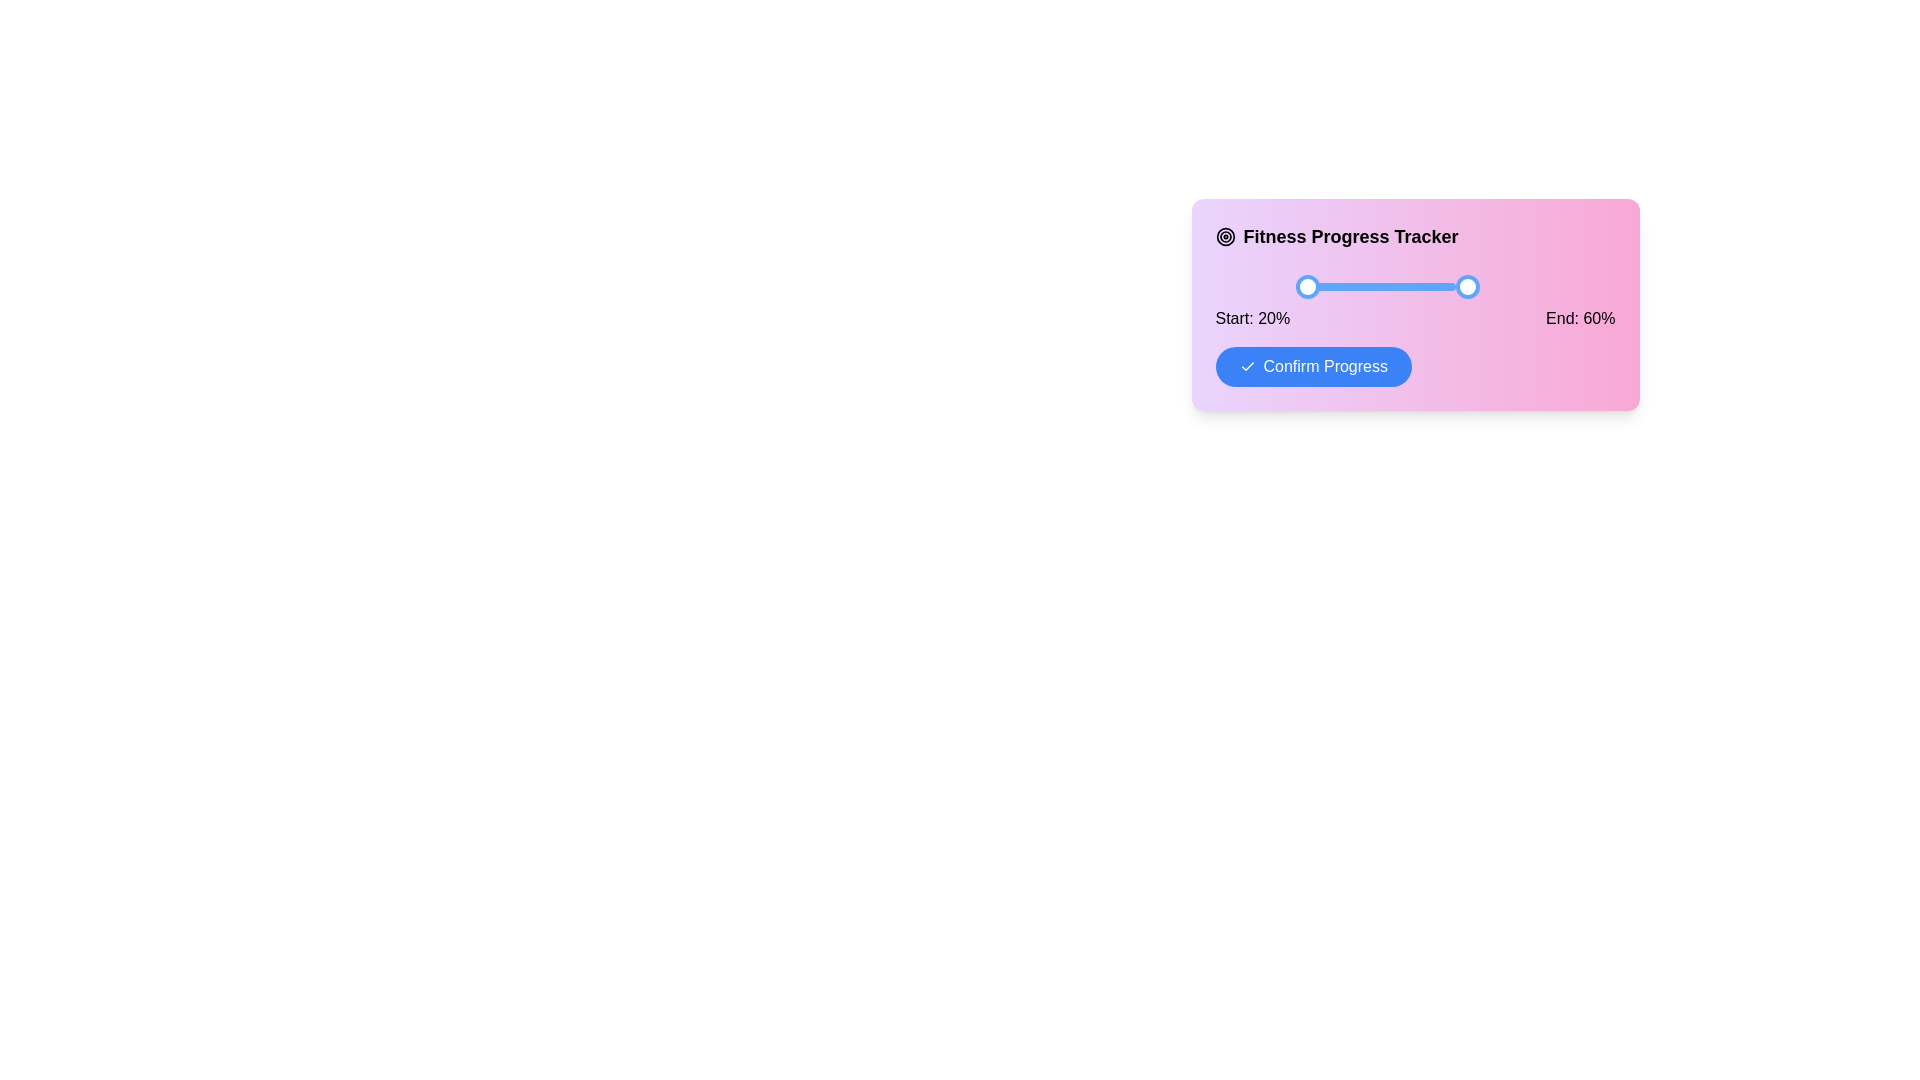 This screenshot has width=1920, height=1080. What do you see at coordinates (1295, 286) in the screenshot?
I see `the slider` at bounding box center [1295, 286].